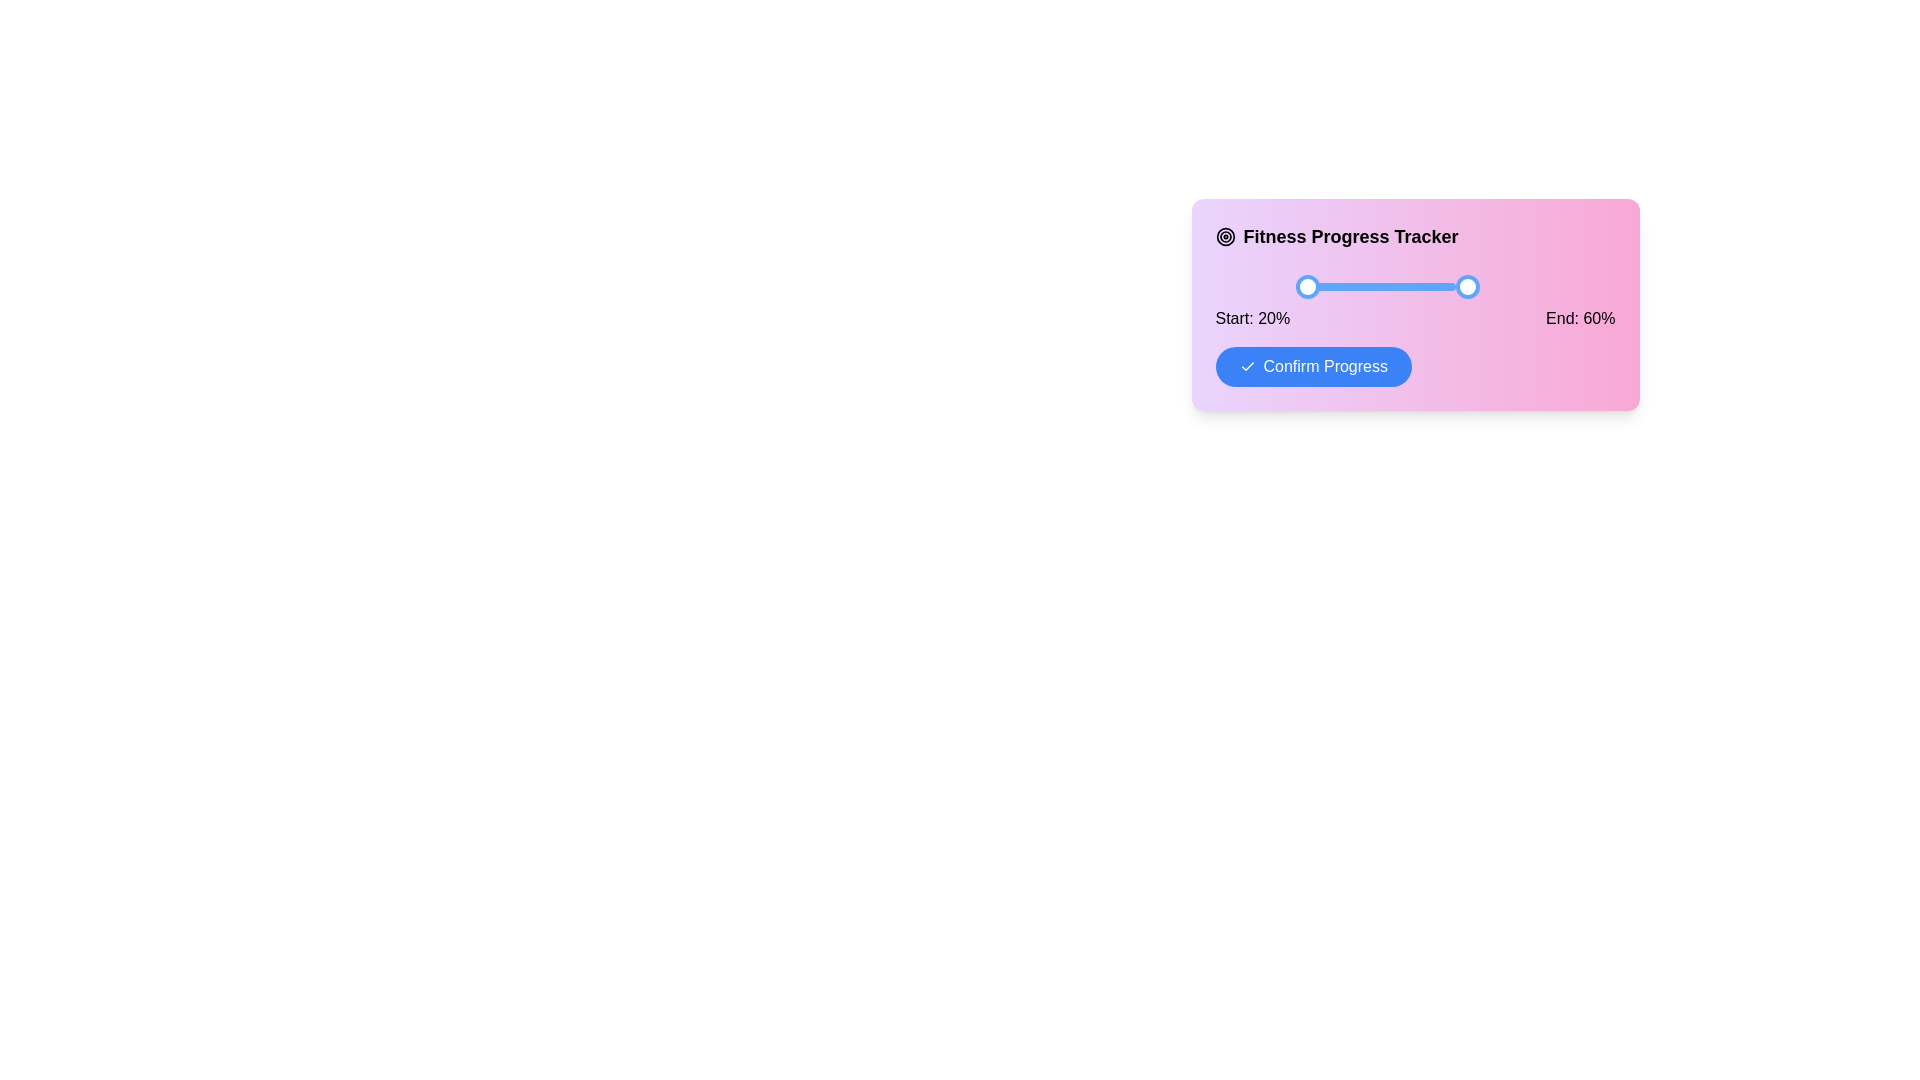 This screenshot has width=1920, height=1080. What do you see at coordinates (1295, 286) in the screenshot?
I see `the slider` at bounding box center [1295, 286].